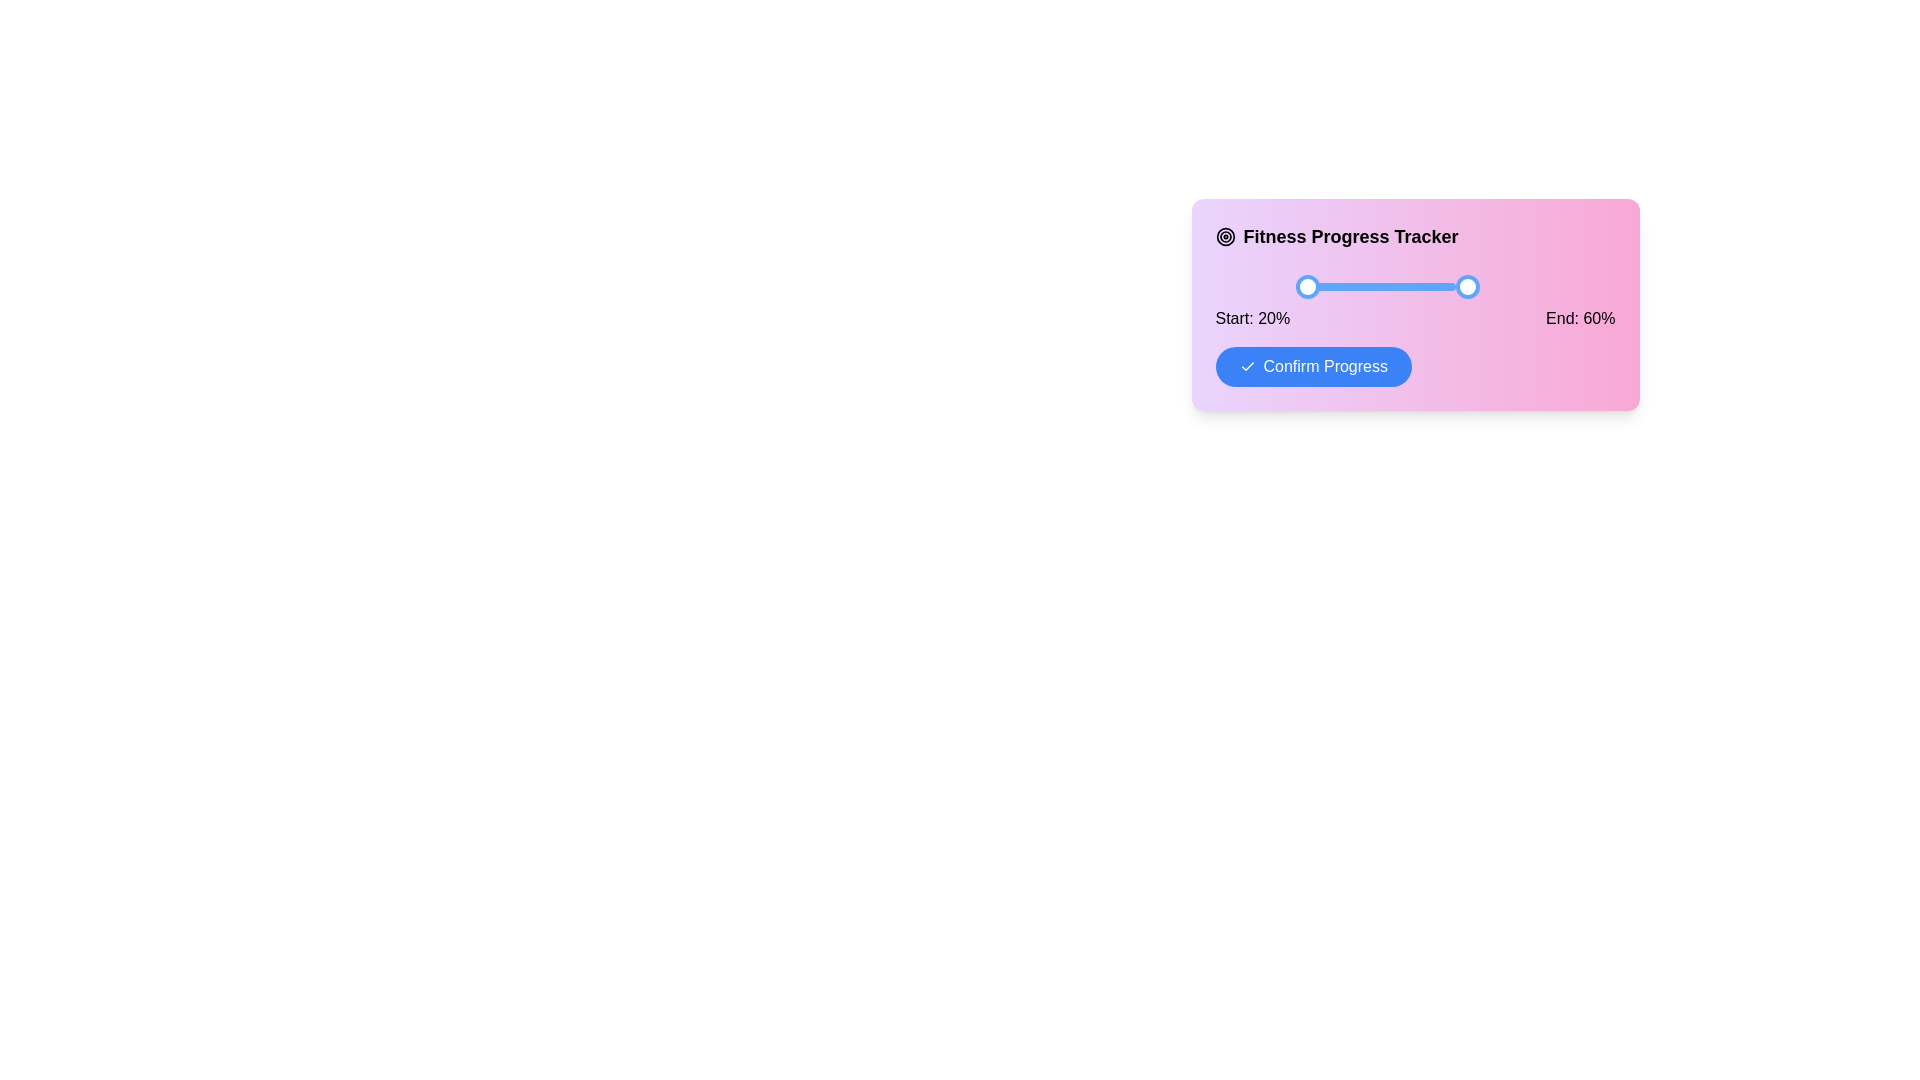 This screenshot has width=1920, height=1080. What do you see at coordinates (1295, 286) in the screenshot?
I see `the slider` at bounding box center [1295, 286].